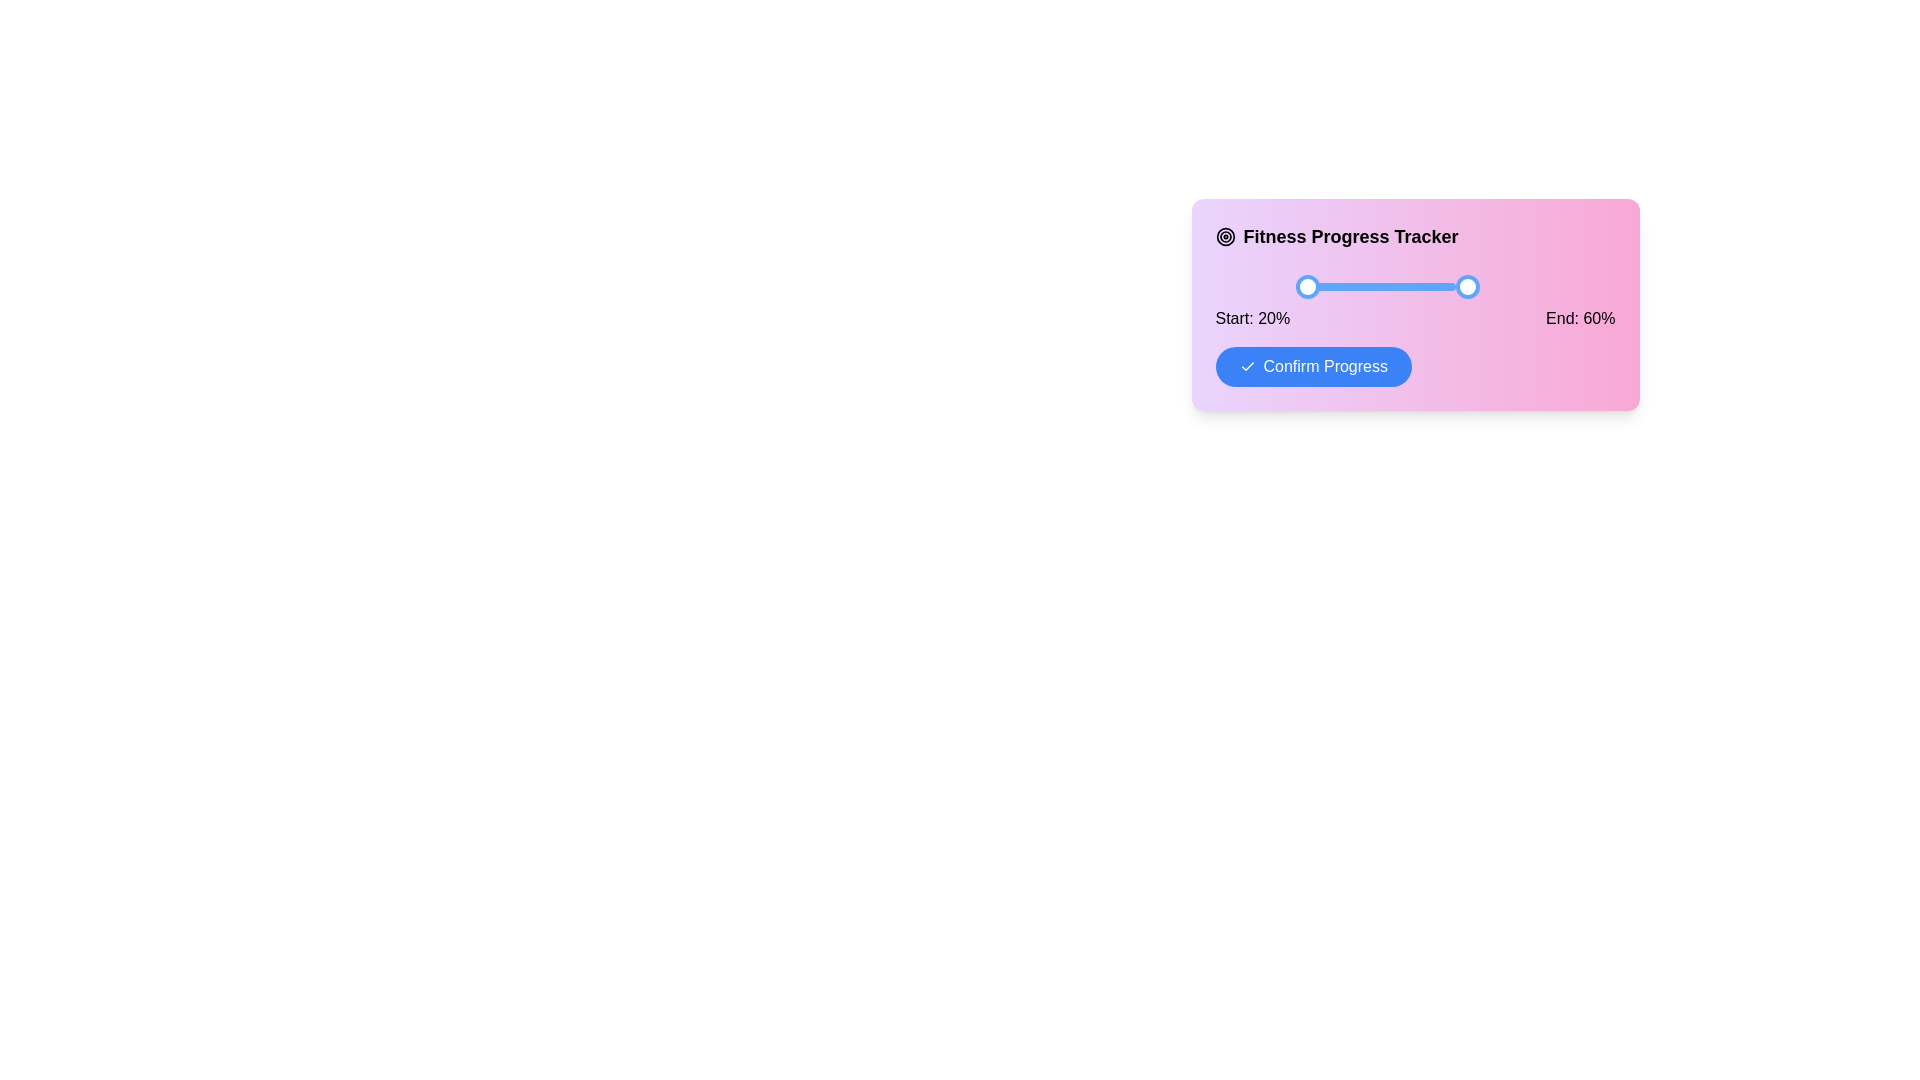 This screenshot has width=1920, height=1080. What do you see at coordinates (1295, 286) in the screenshot?
I see `the slider` at bounding box center [1295, 286].